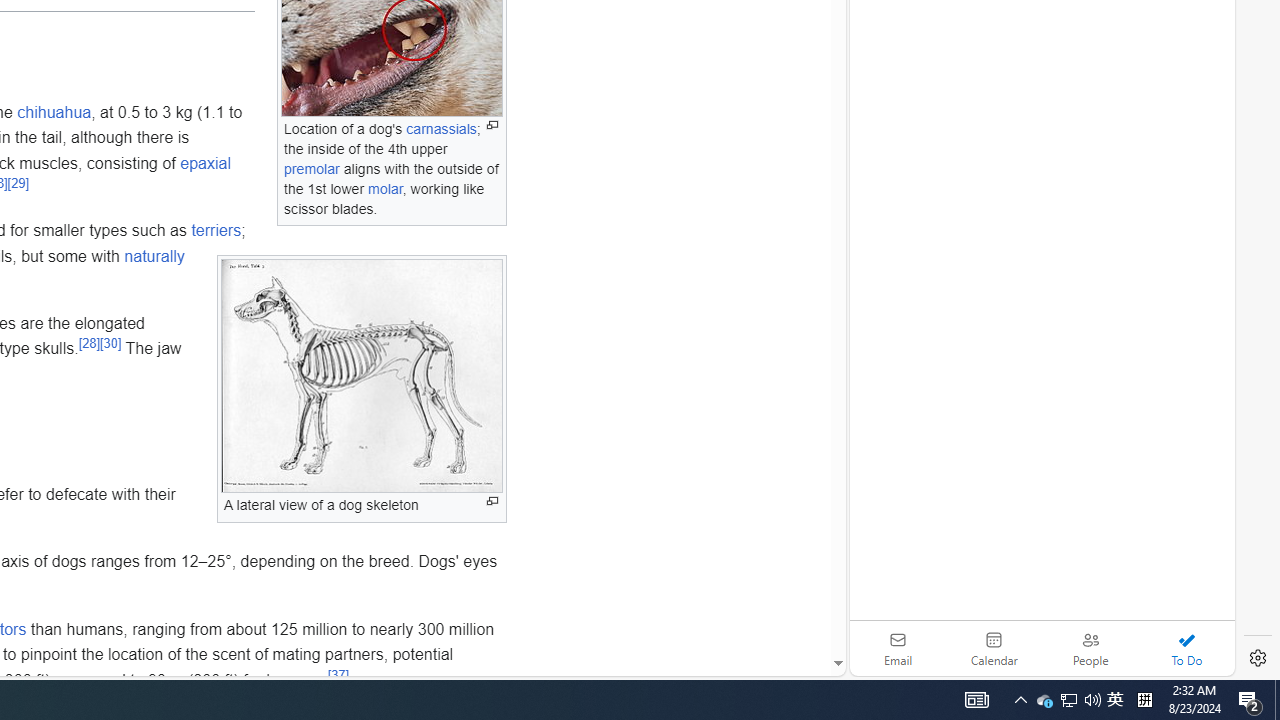 Image resolution: width=1280 pixels, height=720 pixels. I want to click on '[37]', so click(337, 675).